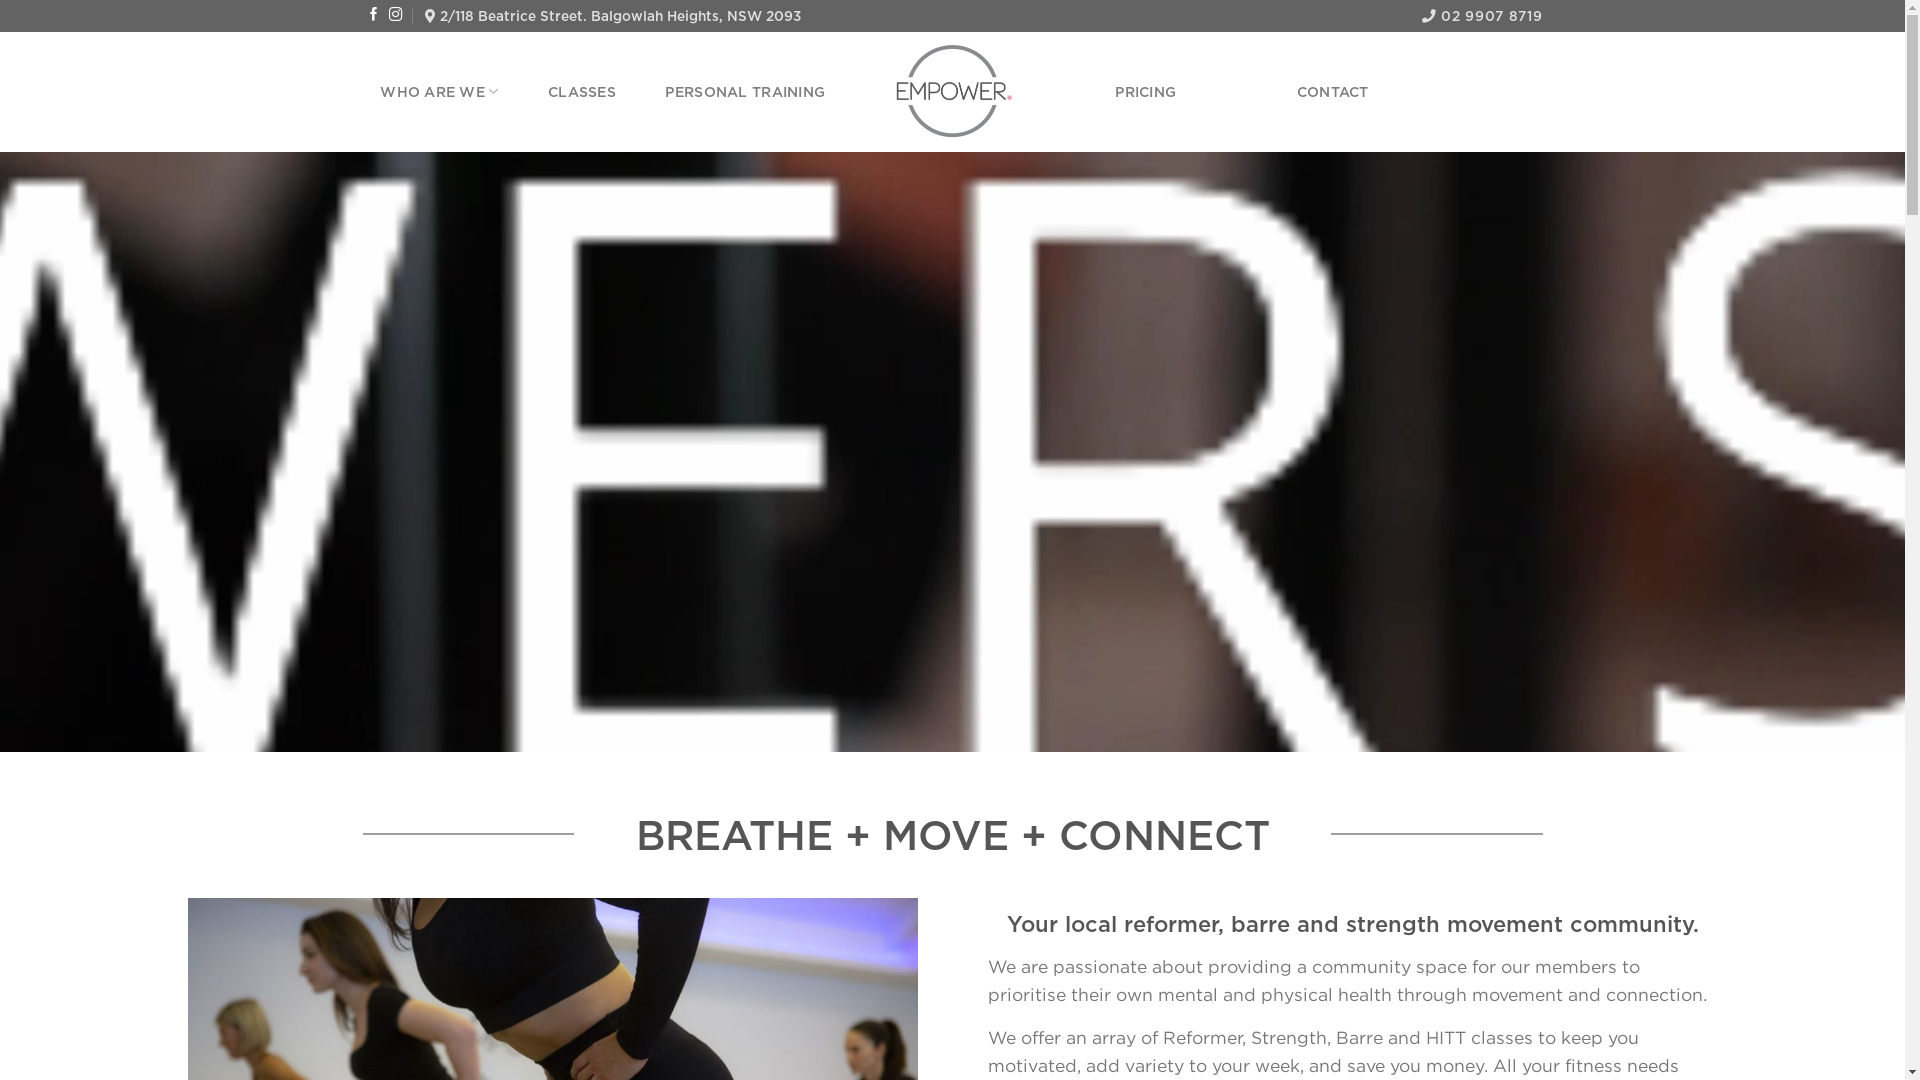  What do you see at coordinates (388, 15) in the screenshot?
I see `'Follow on Instagram'` at bounding box center [388, 15].